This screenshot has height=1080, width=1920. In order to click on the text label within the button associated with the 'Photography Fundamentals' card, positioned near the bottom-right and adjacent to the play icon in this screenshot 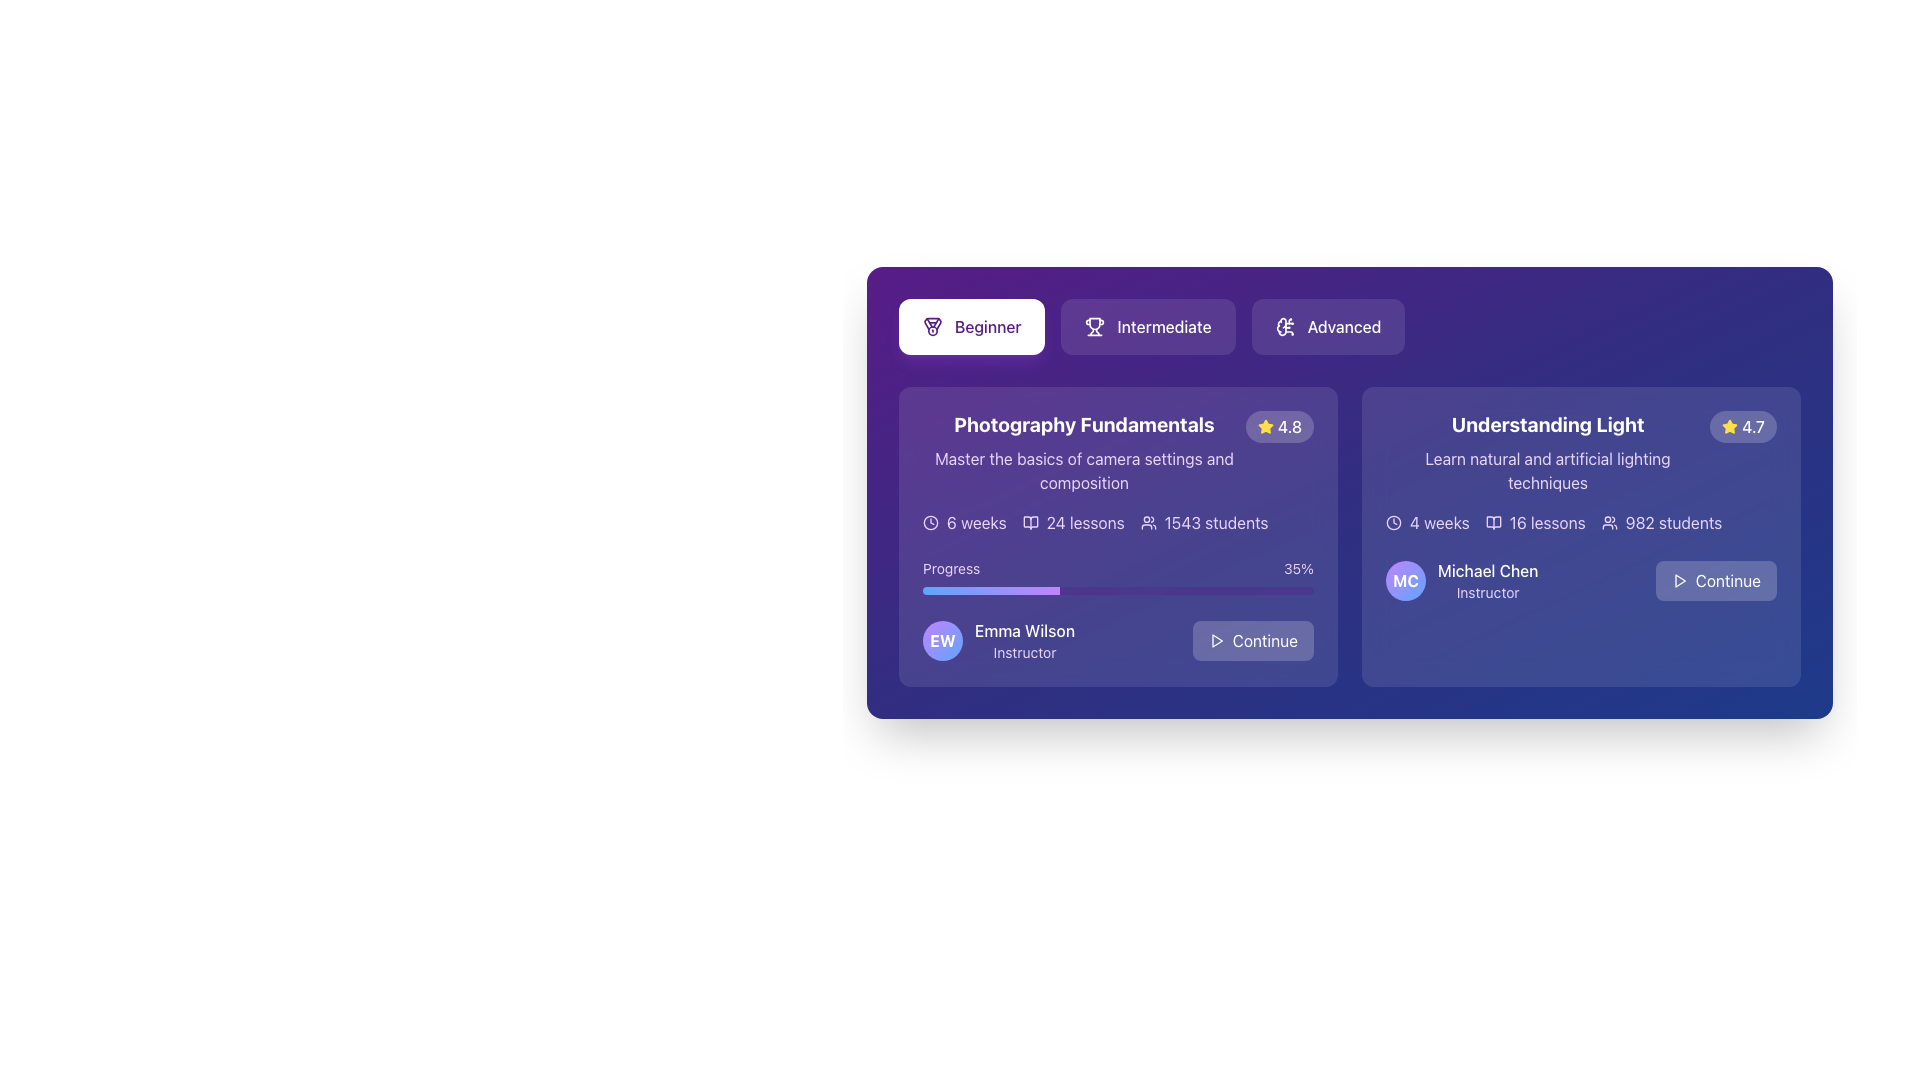, I will do `click(1264, 640)`.